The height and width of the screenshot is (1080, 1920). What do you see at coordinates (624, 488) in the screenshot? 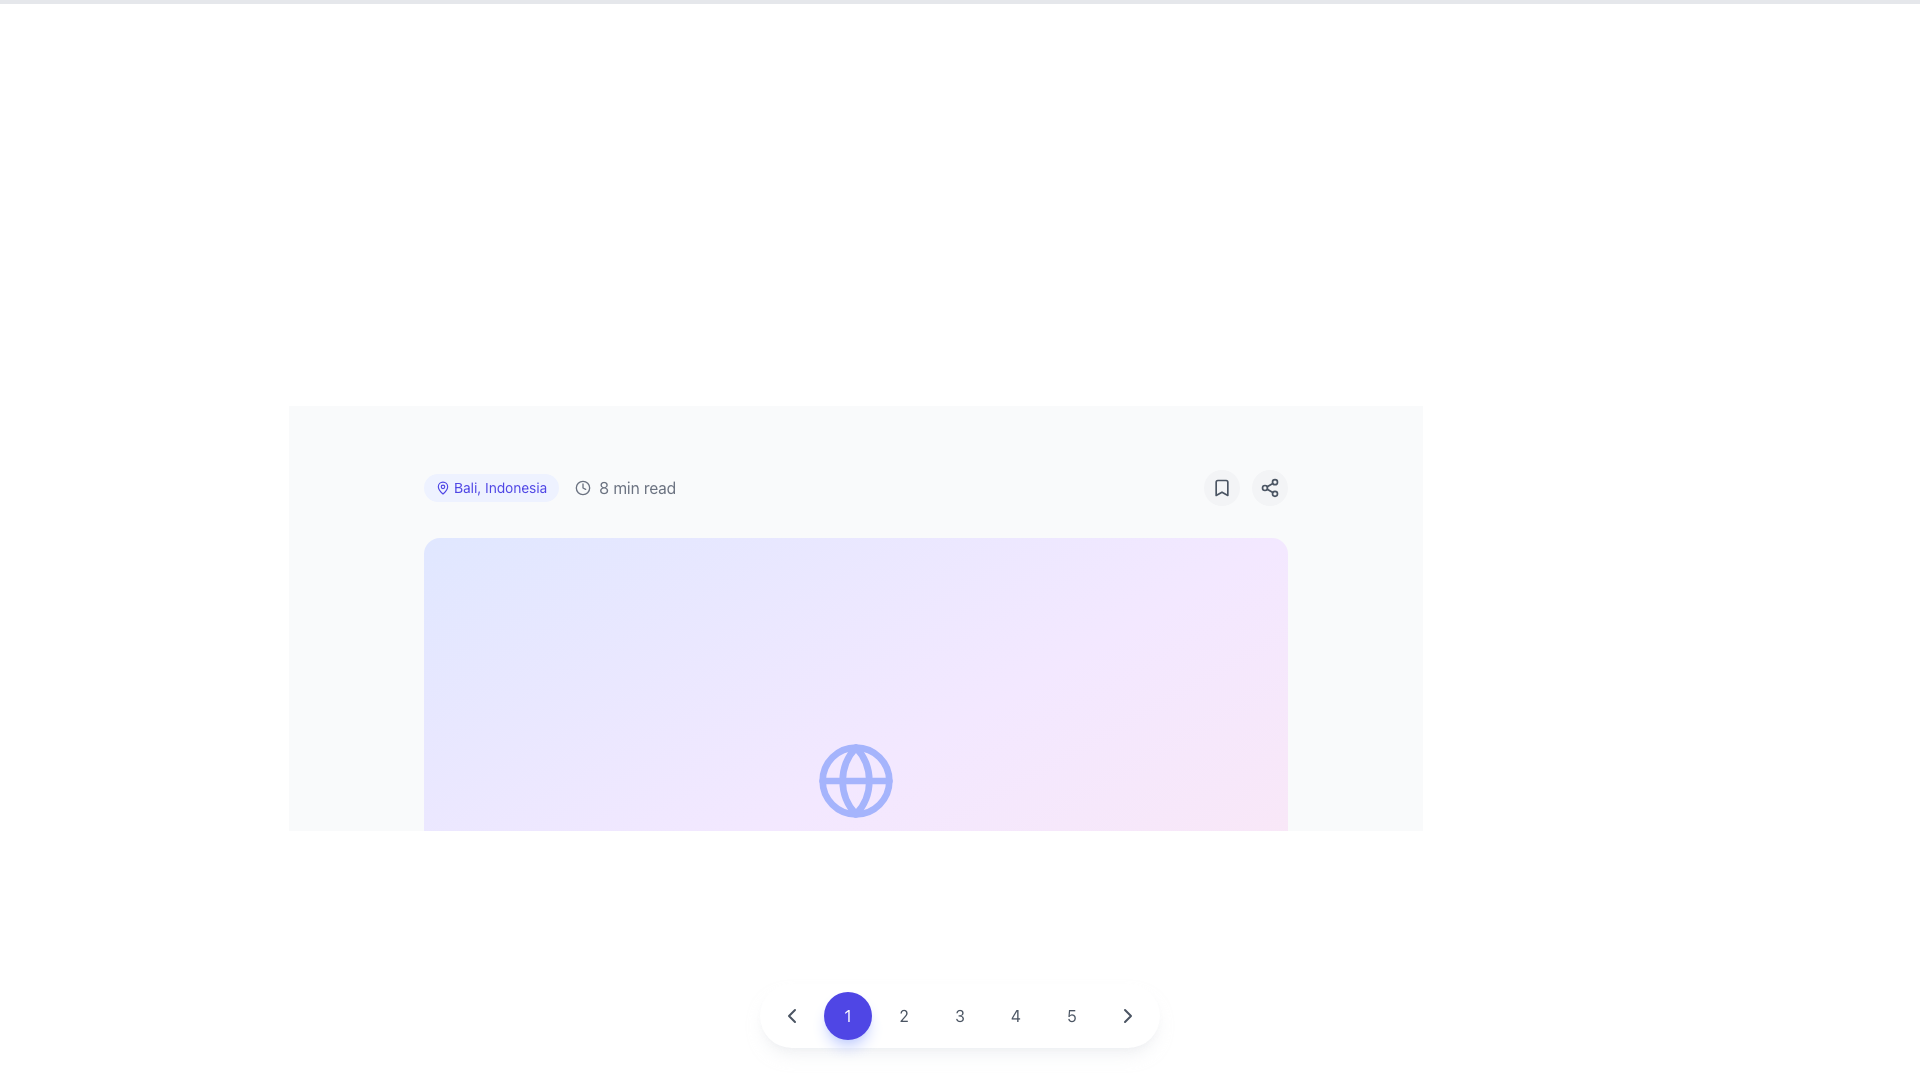
I see `estimated reading time displayed to the right of the 'Bali, Indonesia' label, which informs the user about the content's reading duration` at bounding box center [624, 488].